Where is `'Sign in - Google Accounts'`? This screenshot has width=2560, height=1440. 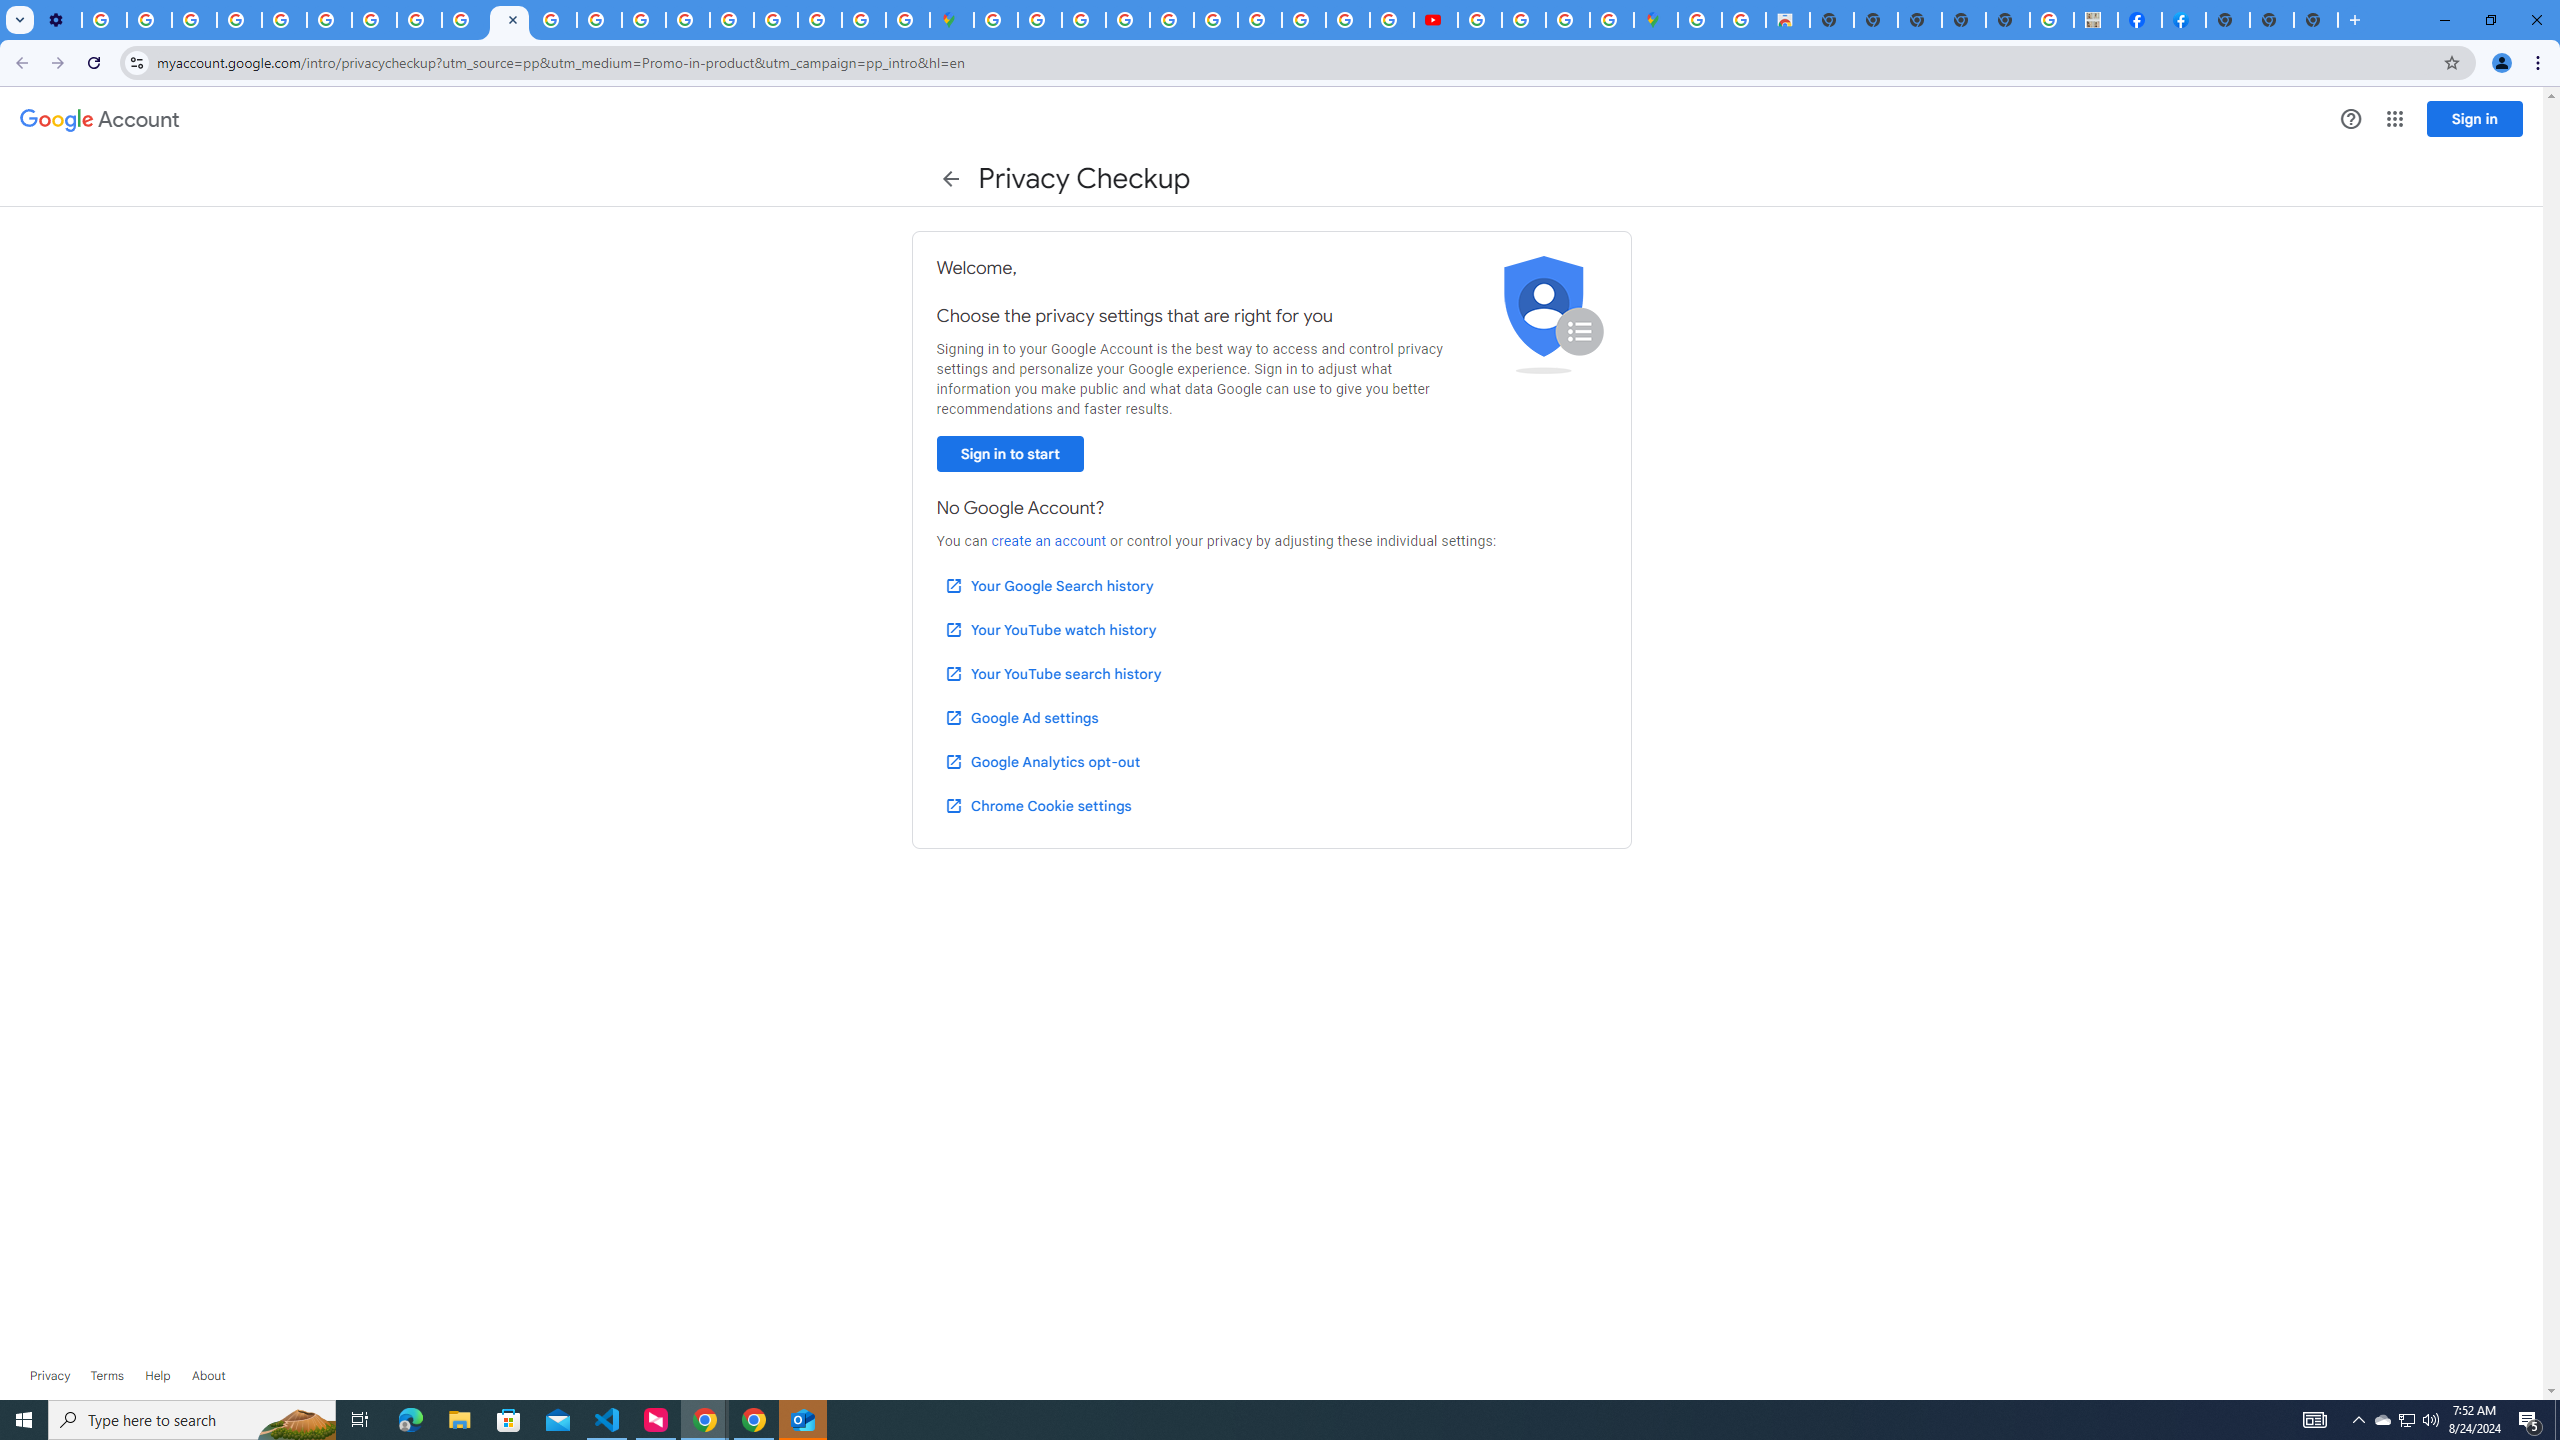
'Sign in - Google Accounts' is located at coordinates (1039, 19).